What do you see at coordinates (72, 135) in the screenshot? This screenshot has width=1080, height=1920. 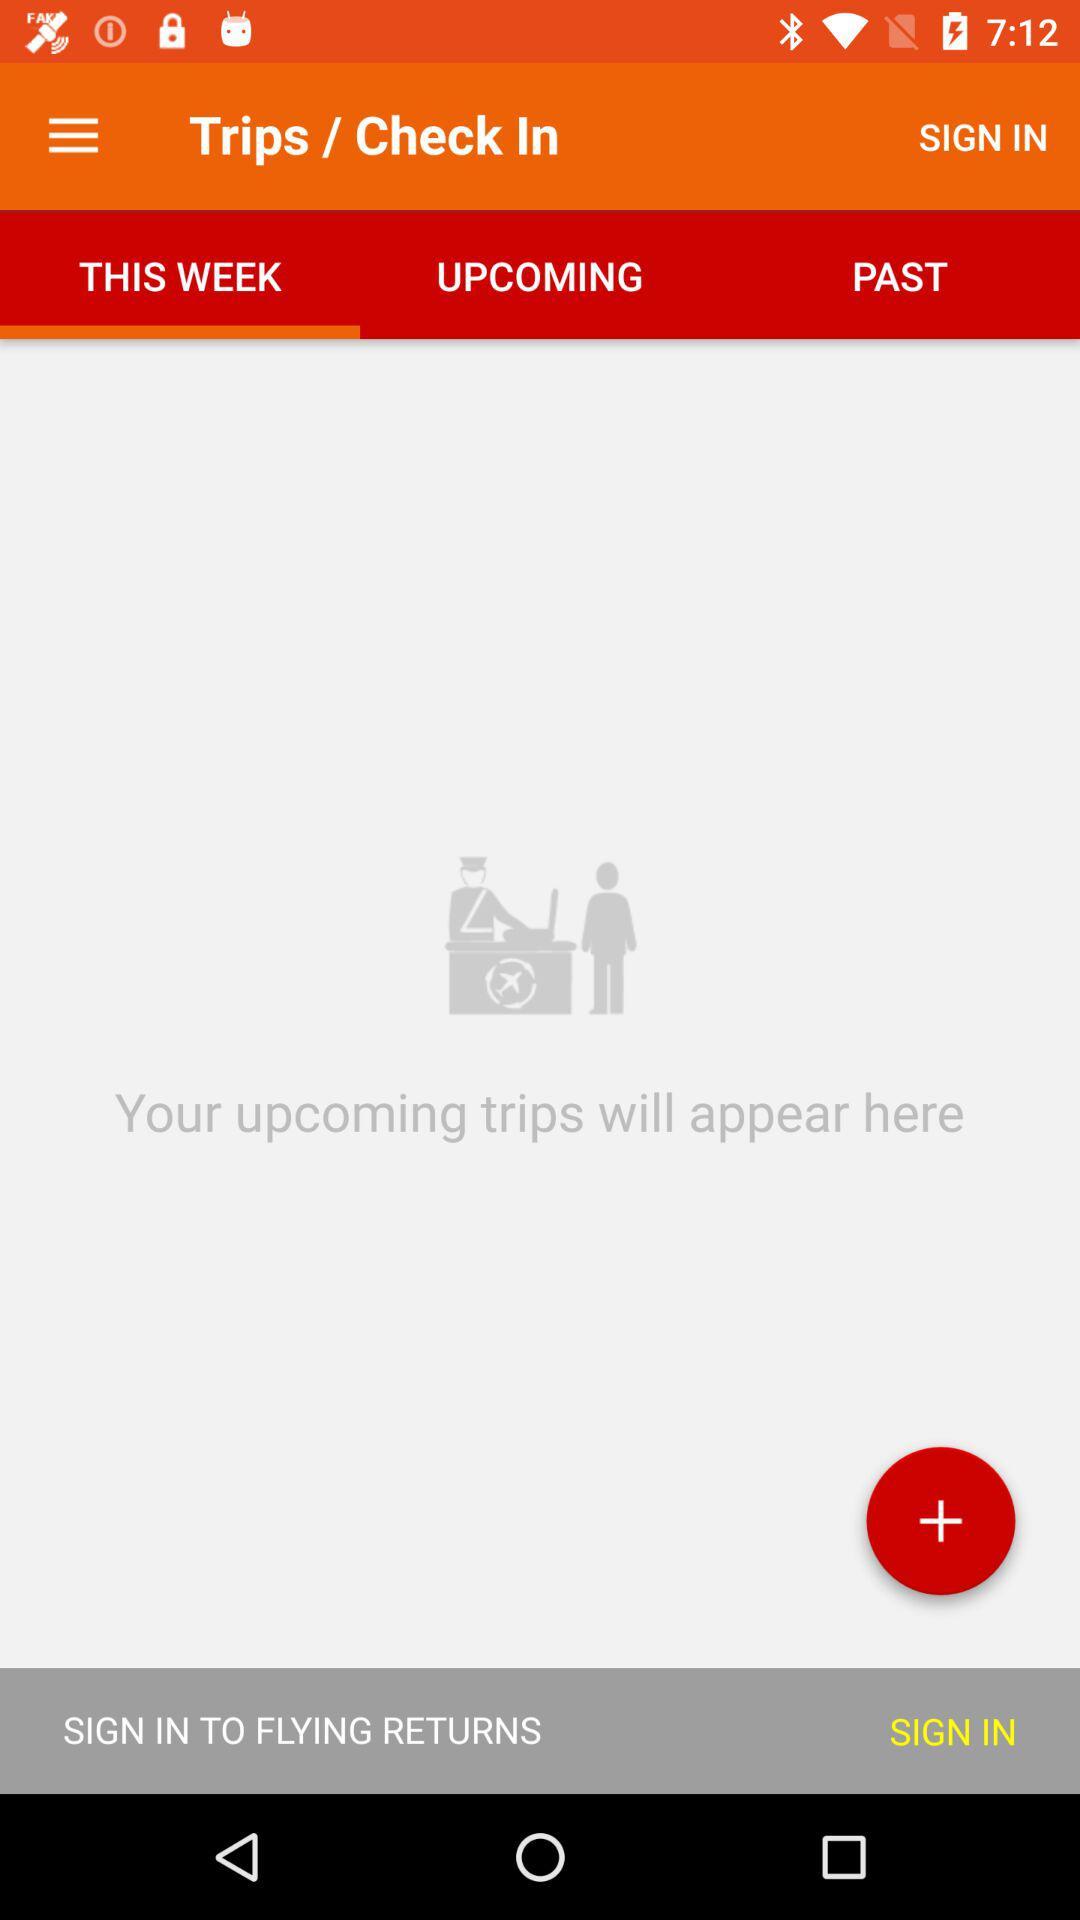 I see `the icon next to trips / check in item` at bounding box center [72, 135].